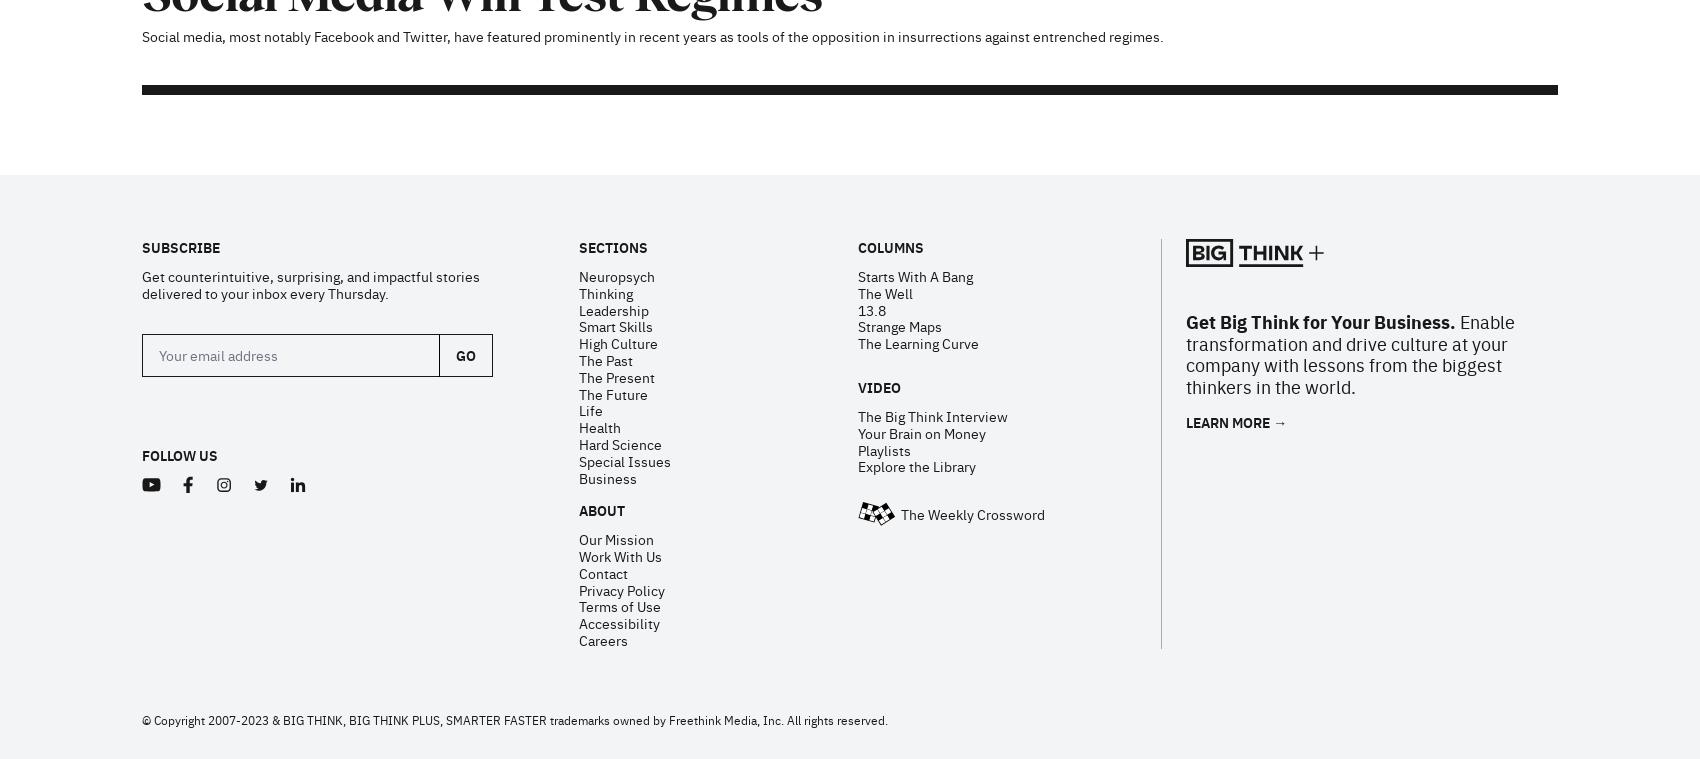  What do you see at coordinates (612, 49) in the screenshot?
I see `'Leadership'` at bounding box center [612, 49].